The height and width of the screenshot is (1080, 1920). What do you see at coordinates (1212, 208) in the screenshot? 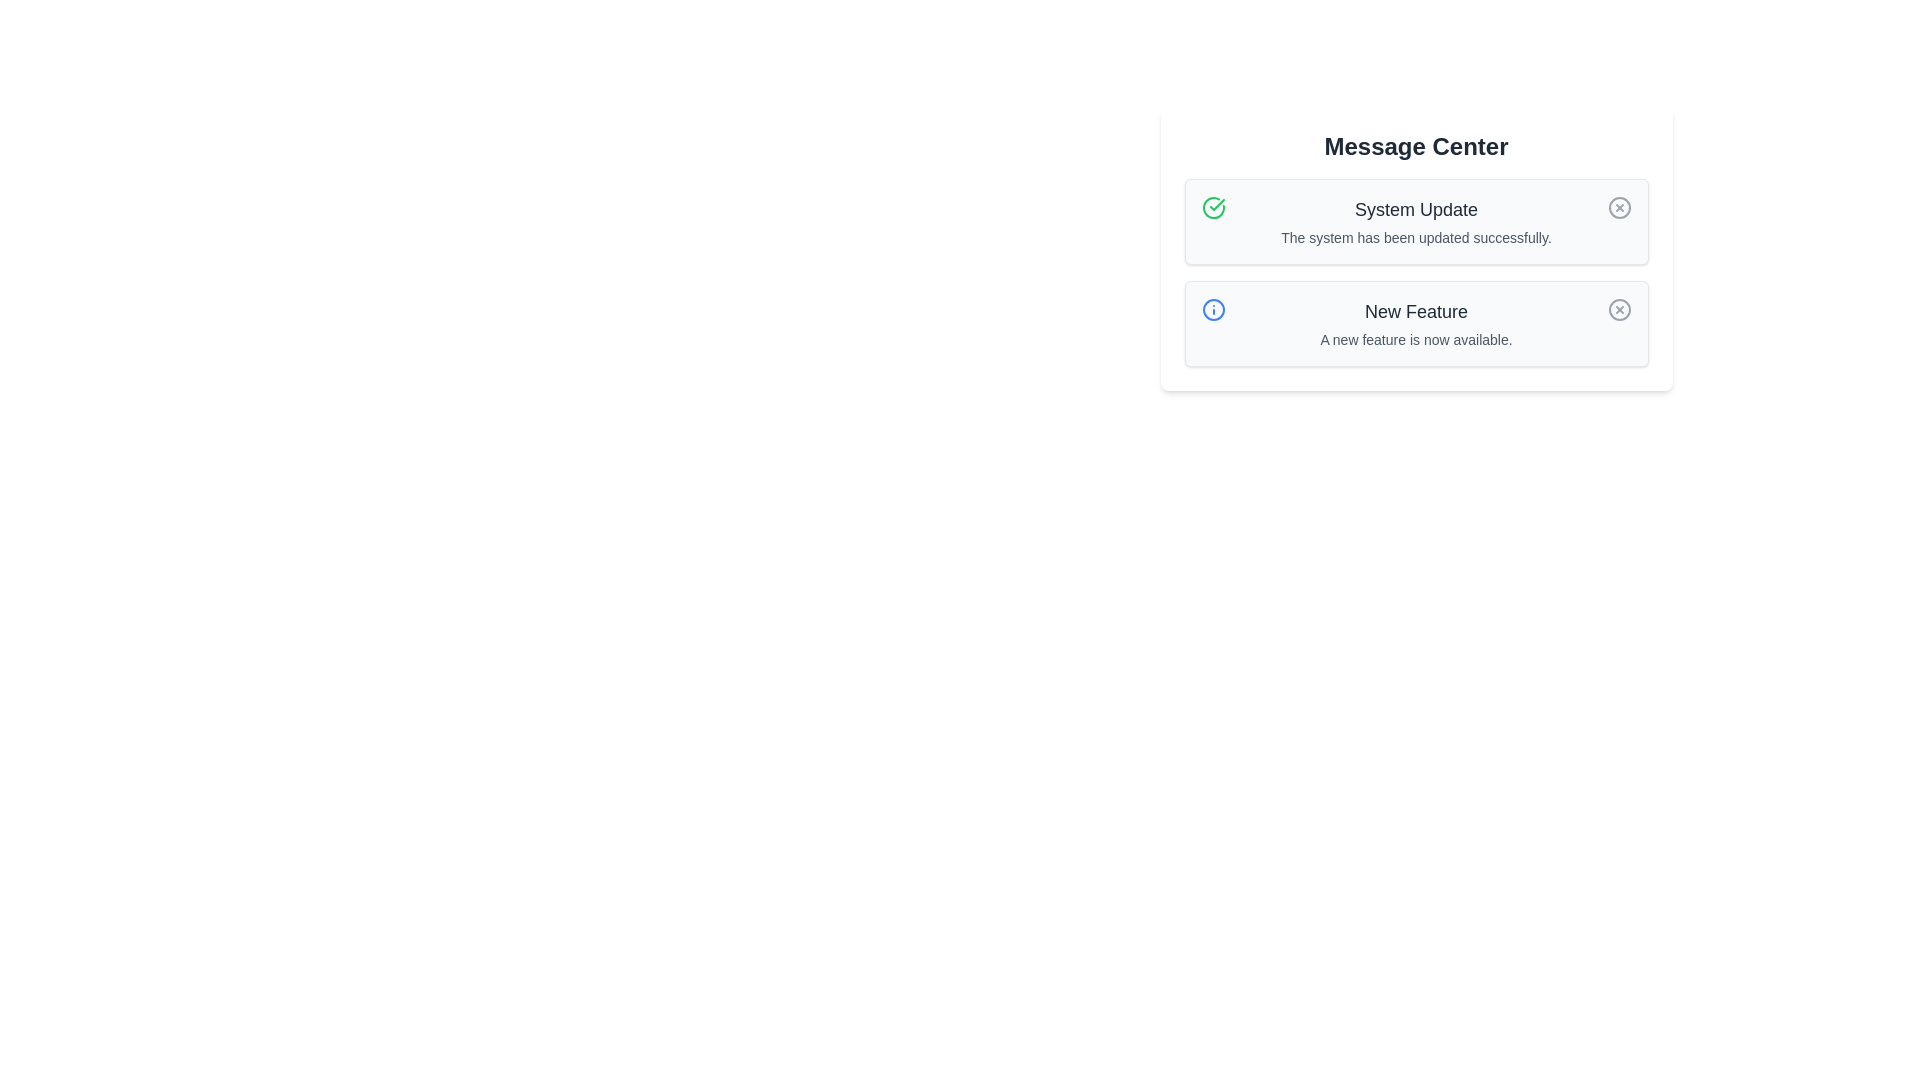
I see `the icon that signifies the successful completion of the system update, which is positioned to the left of the 'System Update' text in the notification box` at bounding box center [1212, 208].